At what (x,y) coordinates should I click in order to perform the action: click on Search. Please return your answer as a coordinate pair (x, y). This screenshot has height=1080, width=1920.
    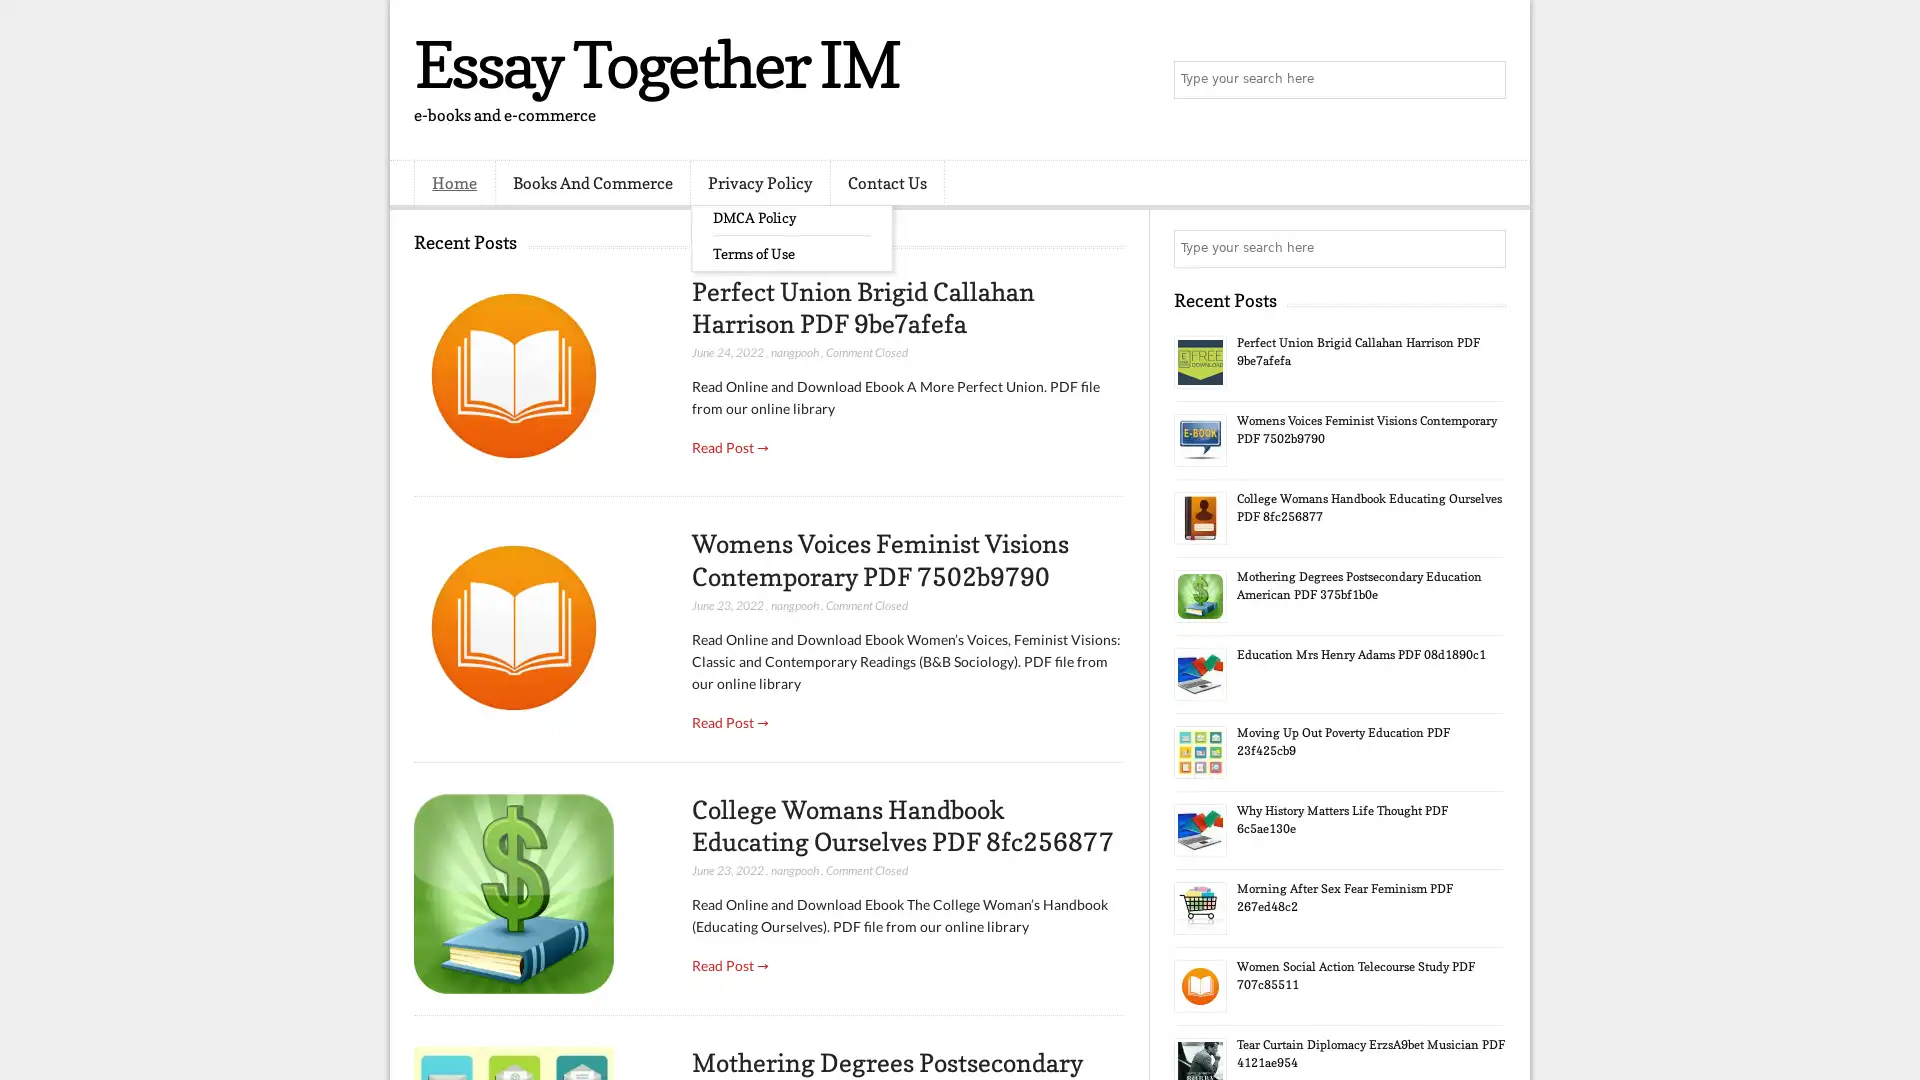
    Looking at the image, I should click on (1485, 248).